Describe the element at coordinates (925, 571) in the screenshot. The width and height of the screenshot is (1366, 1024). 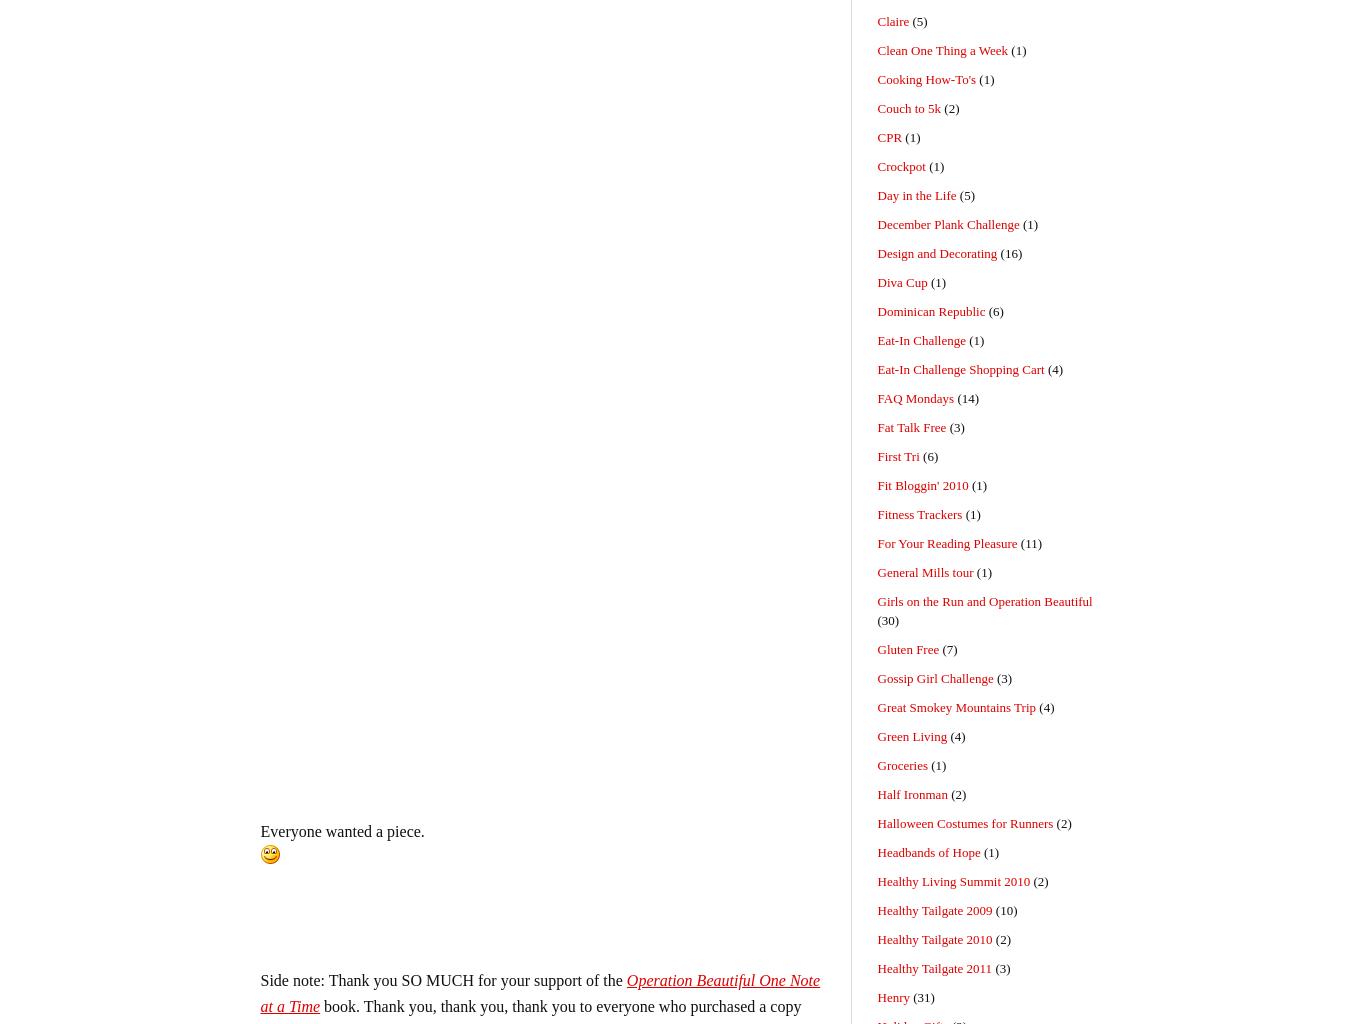
I see `'General Mills tour'` at that location.